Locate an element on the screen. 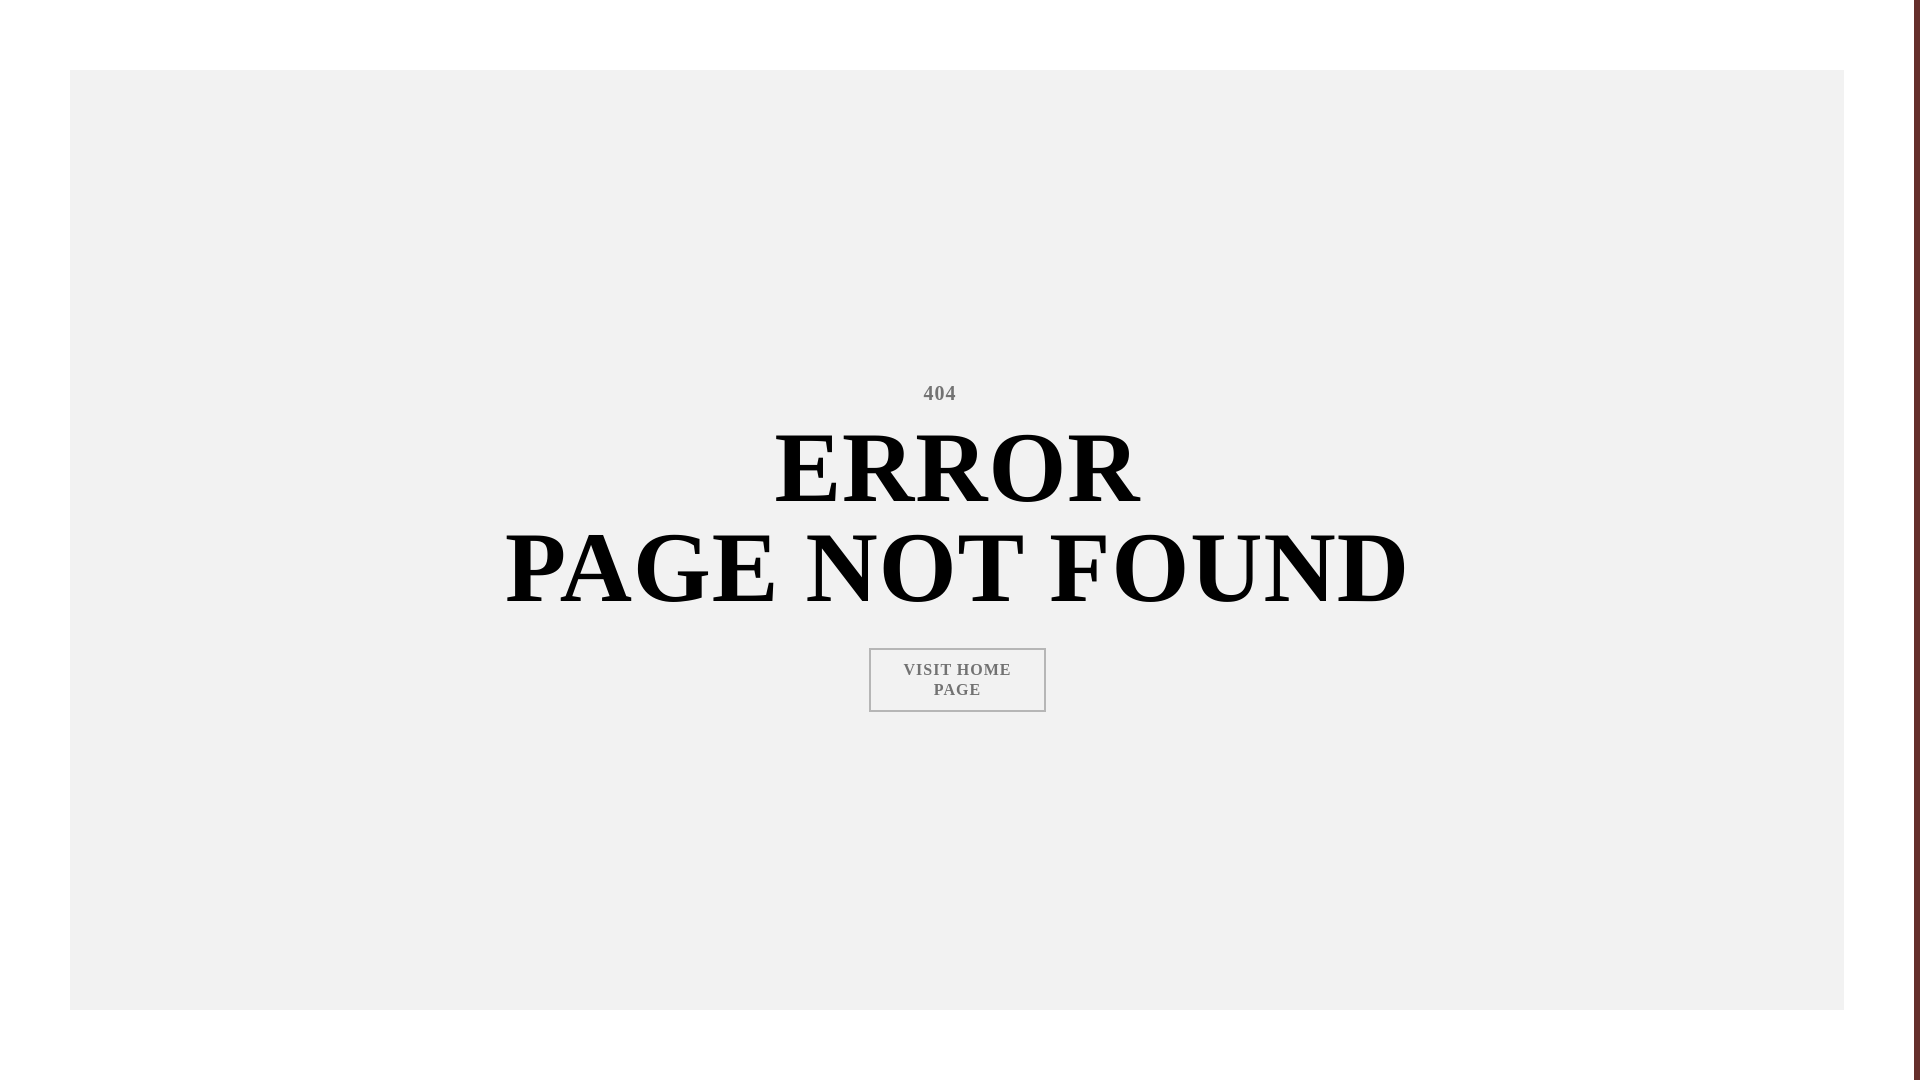 The width and height of the screenshot is (1920, 1080). 'VISIT HOME PAGE' is located at coordinates (957, 678).